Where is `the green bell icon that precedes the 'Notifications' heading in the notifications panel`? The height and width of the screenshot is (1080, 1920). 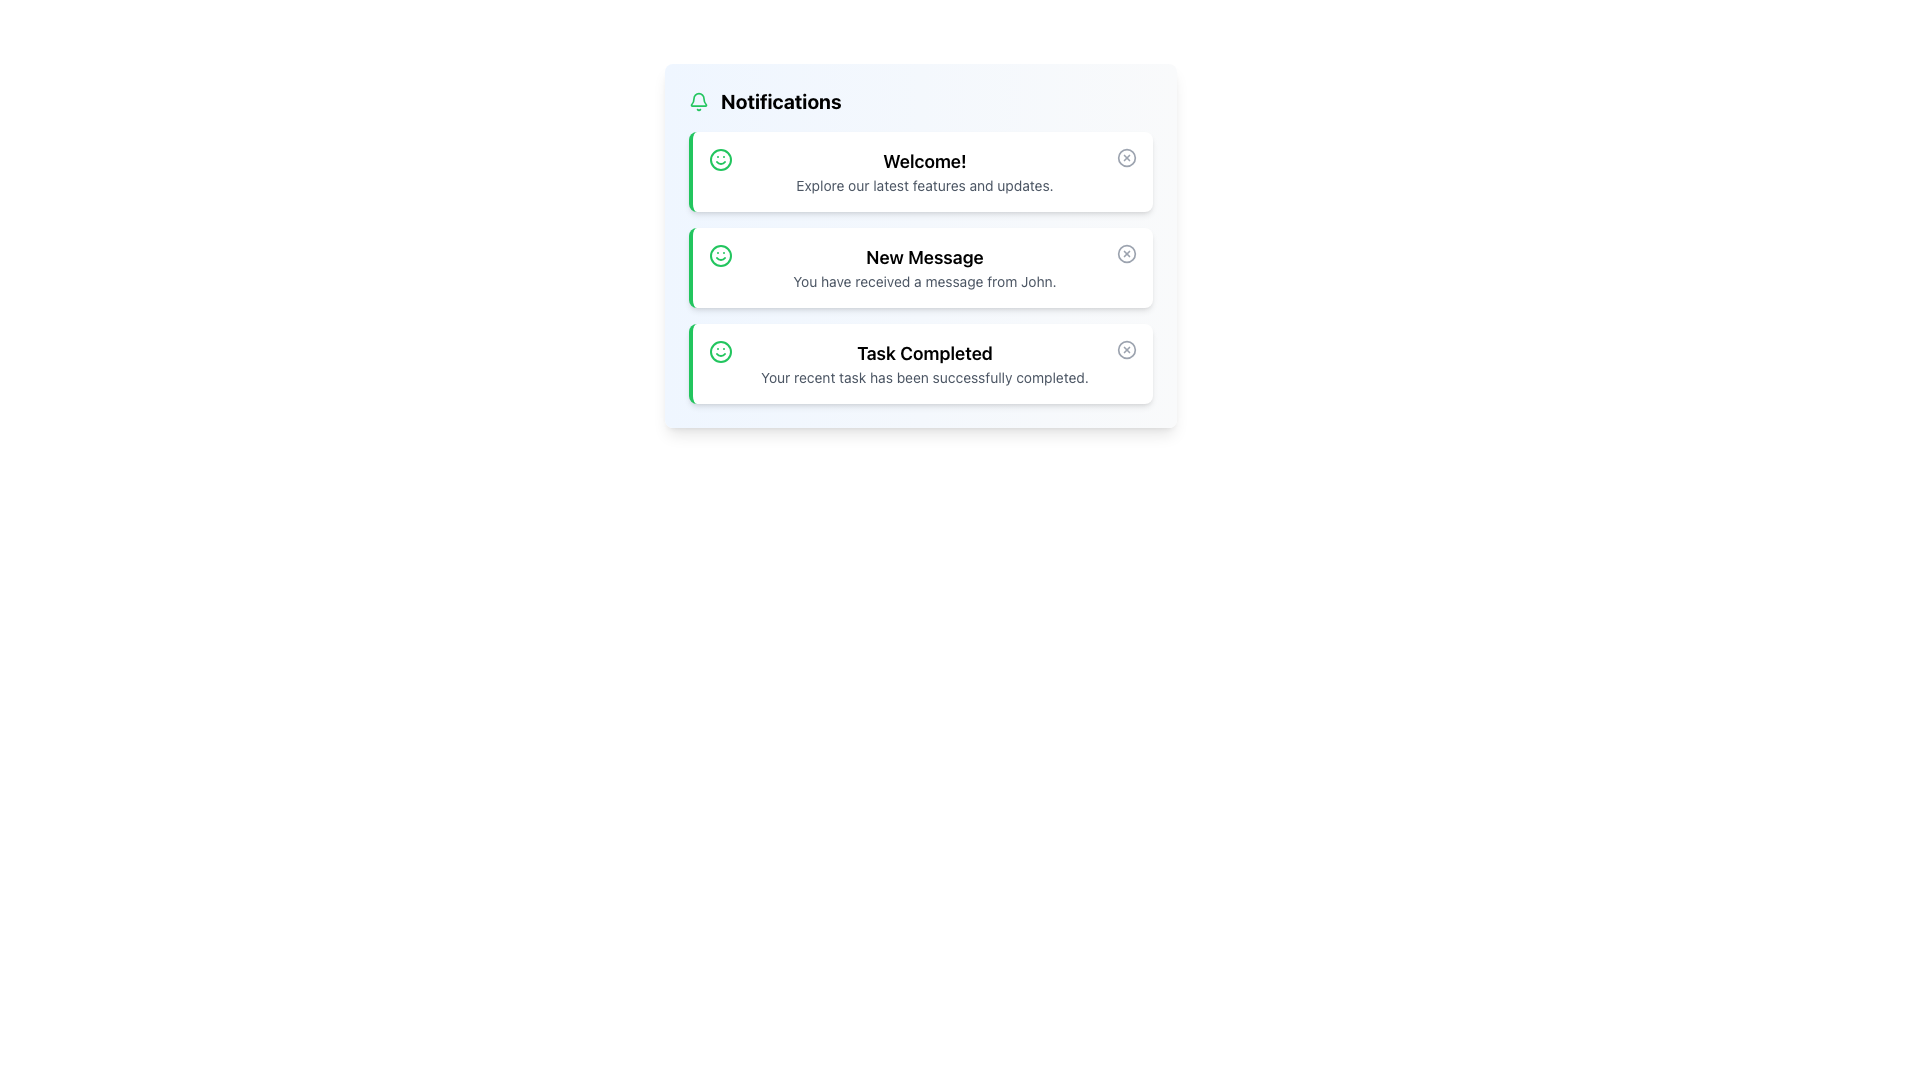
the green bell icon that precedes the 'Notifications' heading in the notifications panel is located at coordinates (699, 101).